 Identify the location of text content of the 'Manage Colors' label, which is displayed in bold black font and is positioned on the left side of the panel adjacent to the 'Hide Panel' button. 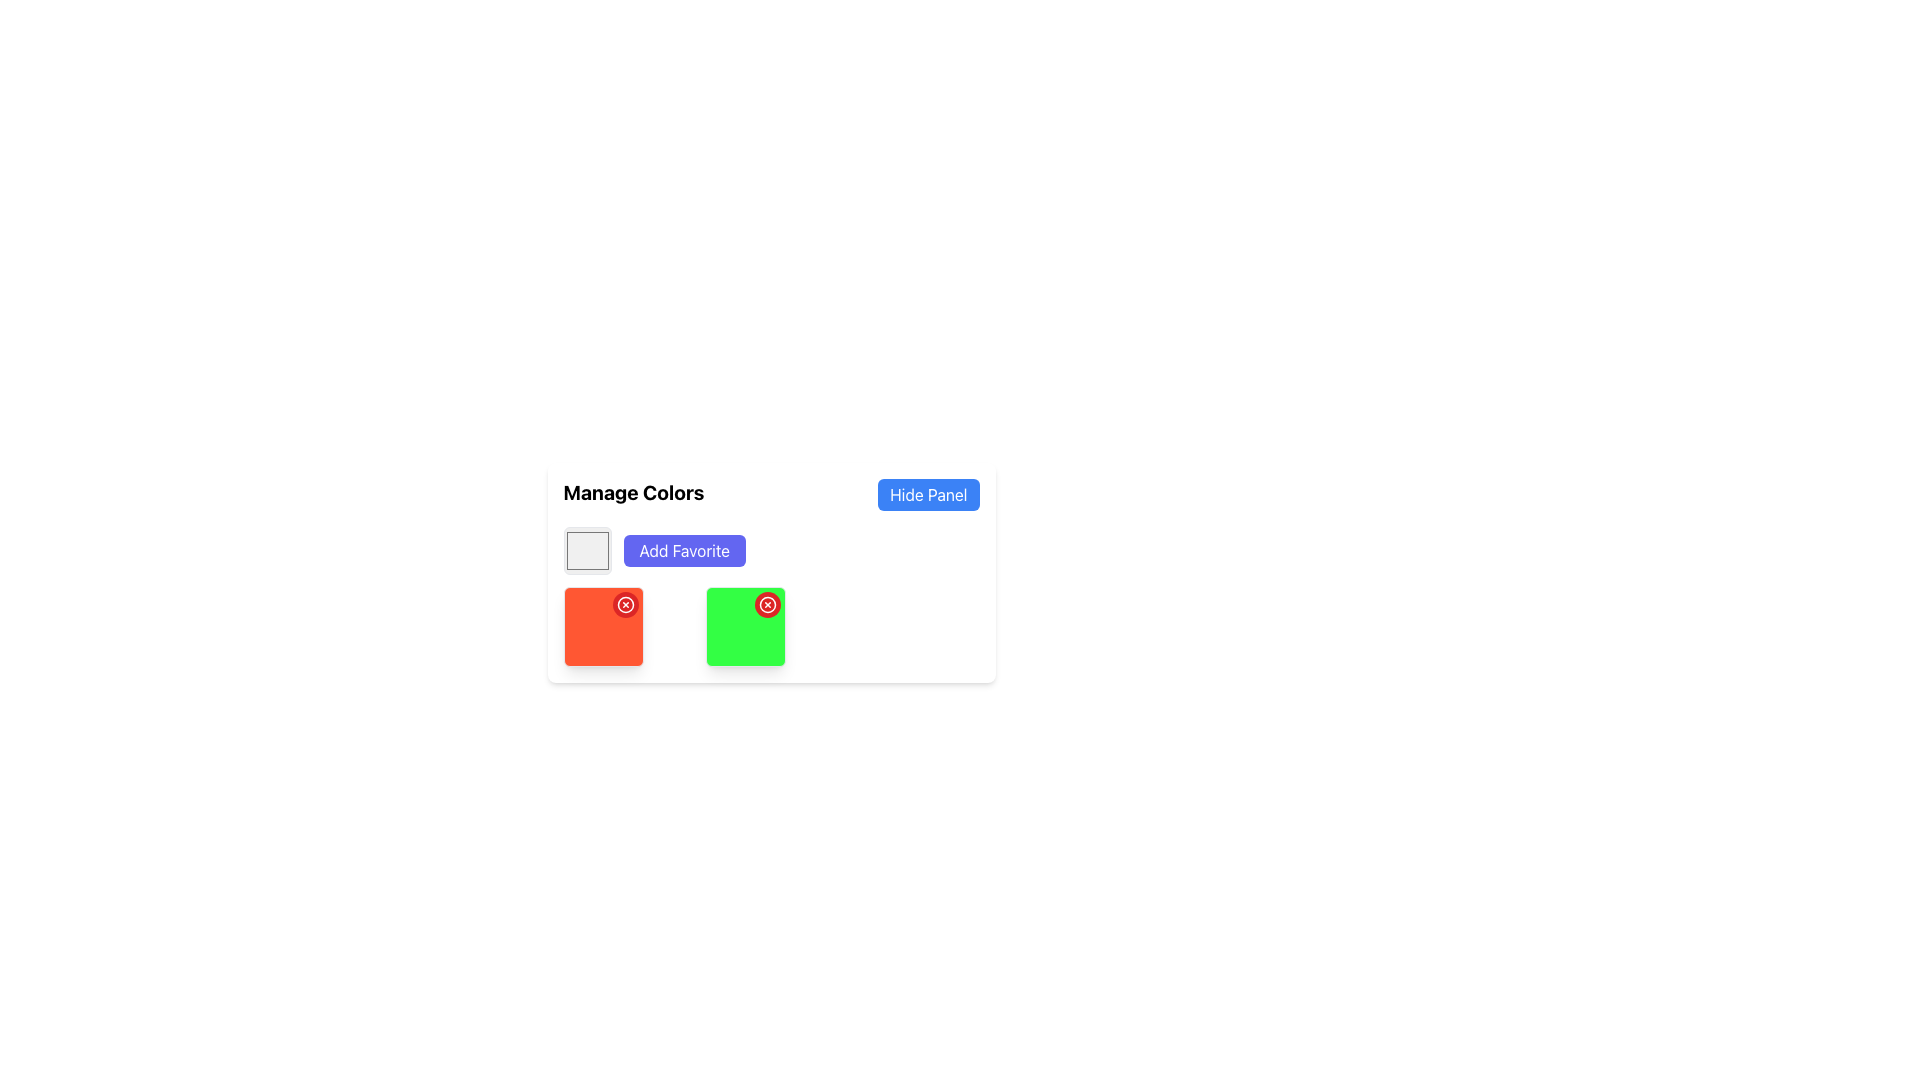
(632, 494).